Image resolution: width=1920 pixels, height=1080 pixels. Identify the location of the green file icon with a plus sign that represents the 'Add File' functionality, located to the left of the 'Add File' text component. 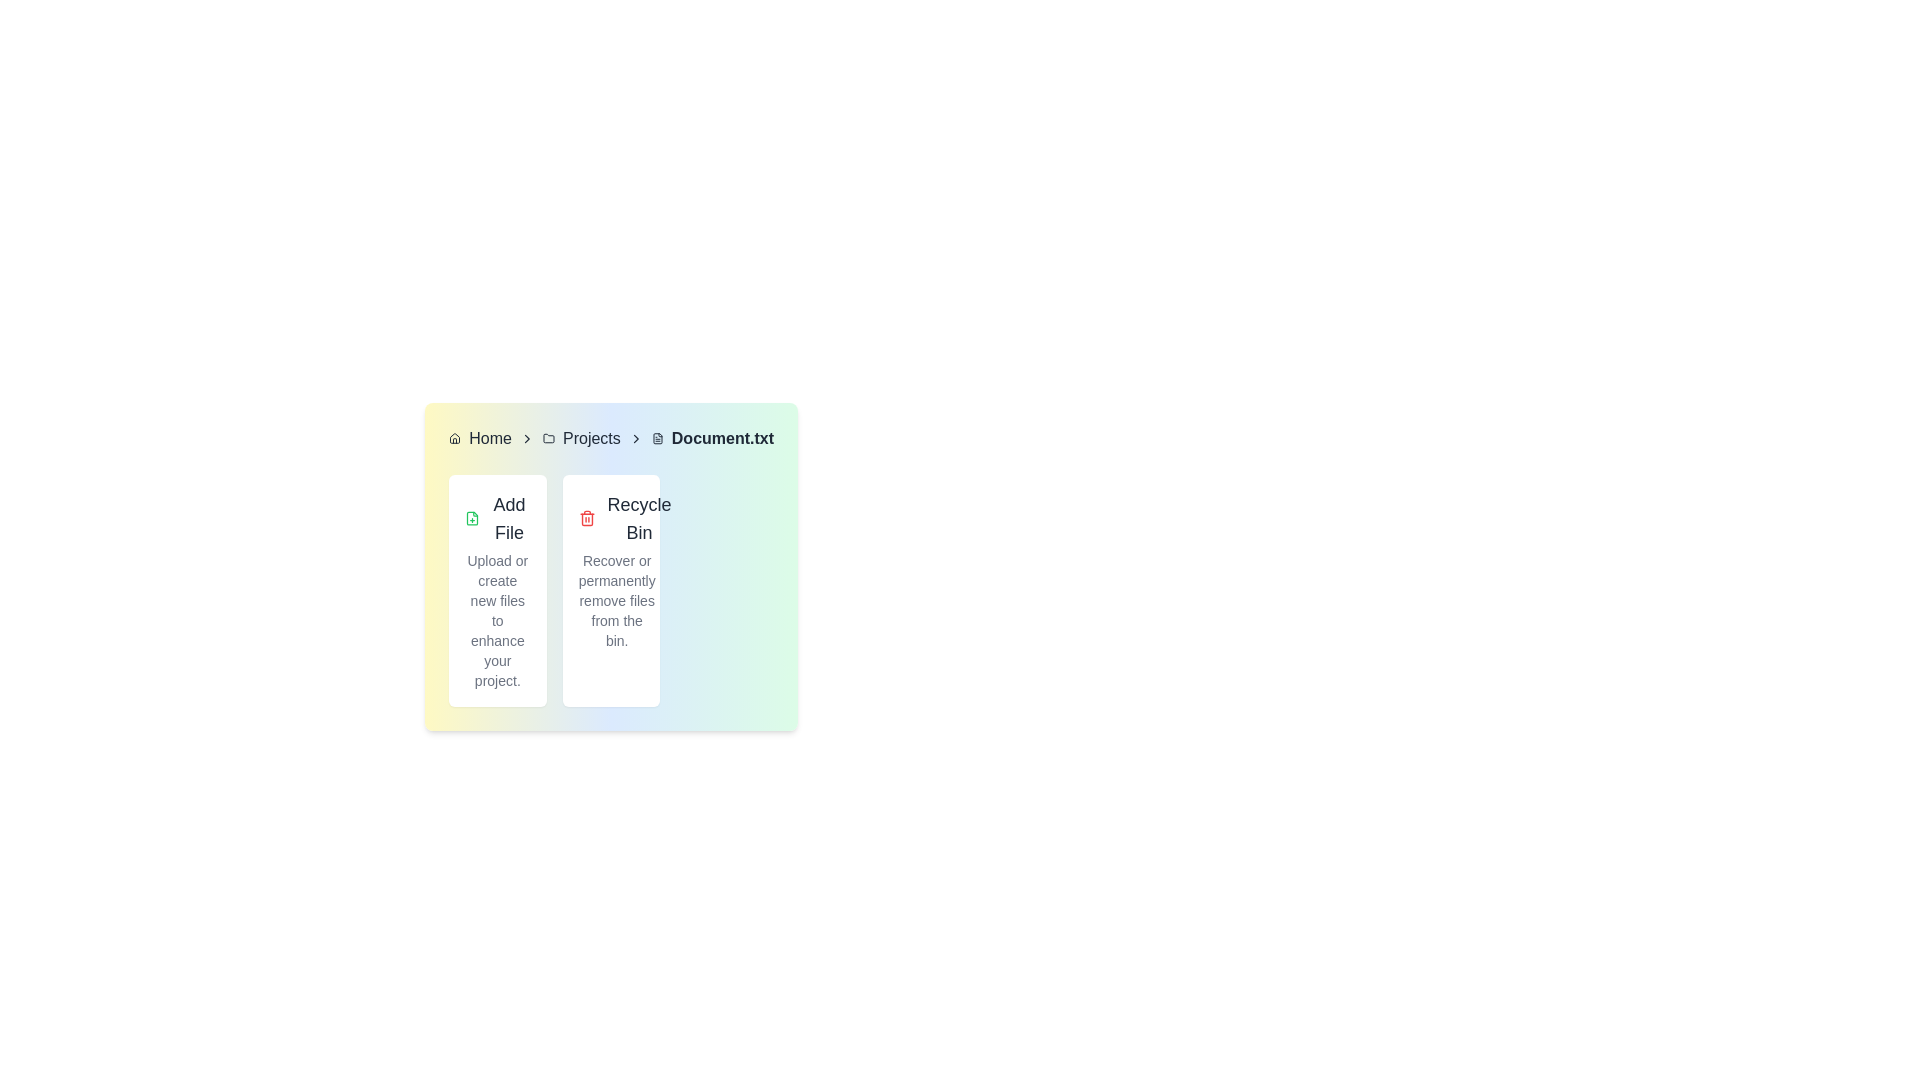
(471, 518).